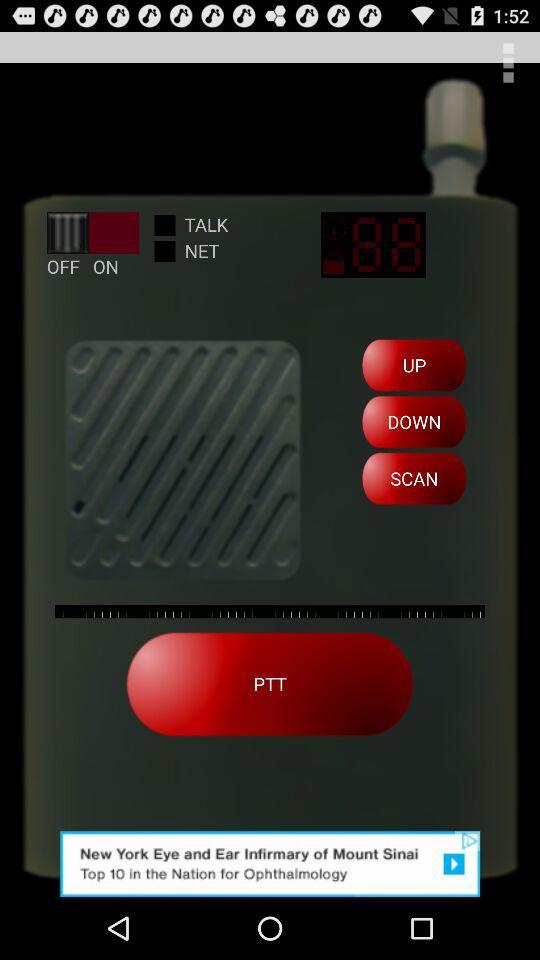  What do you see at coordinates (270, 863) in the screenshot?
I see `of the option` at bounding box center [270, 863].